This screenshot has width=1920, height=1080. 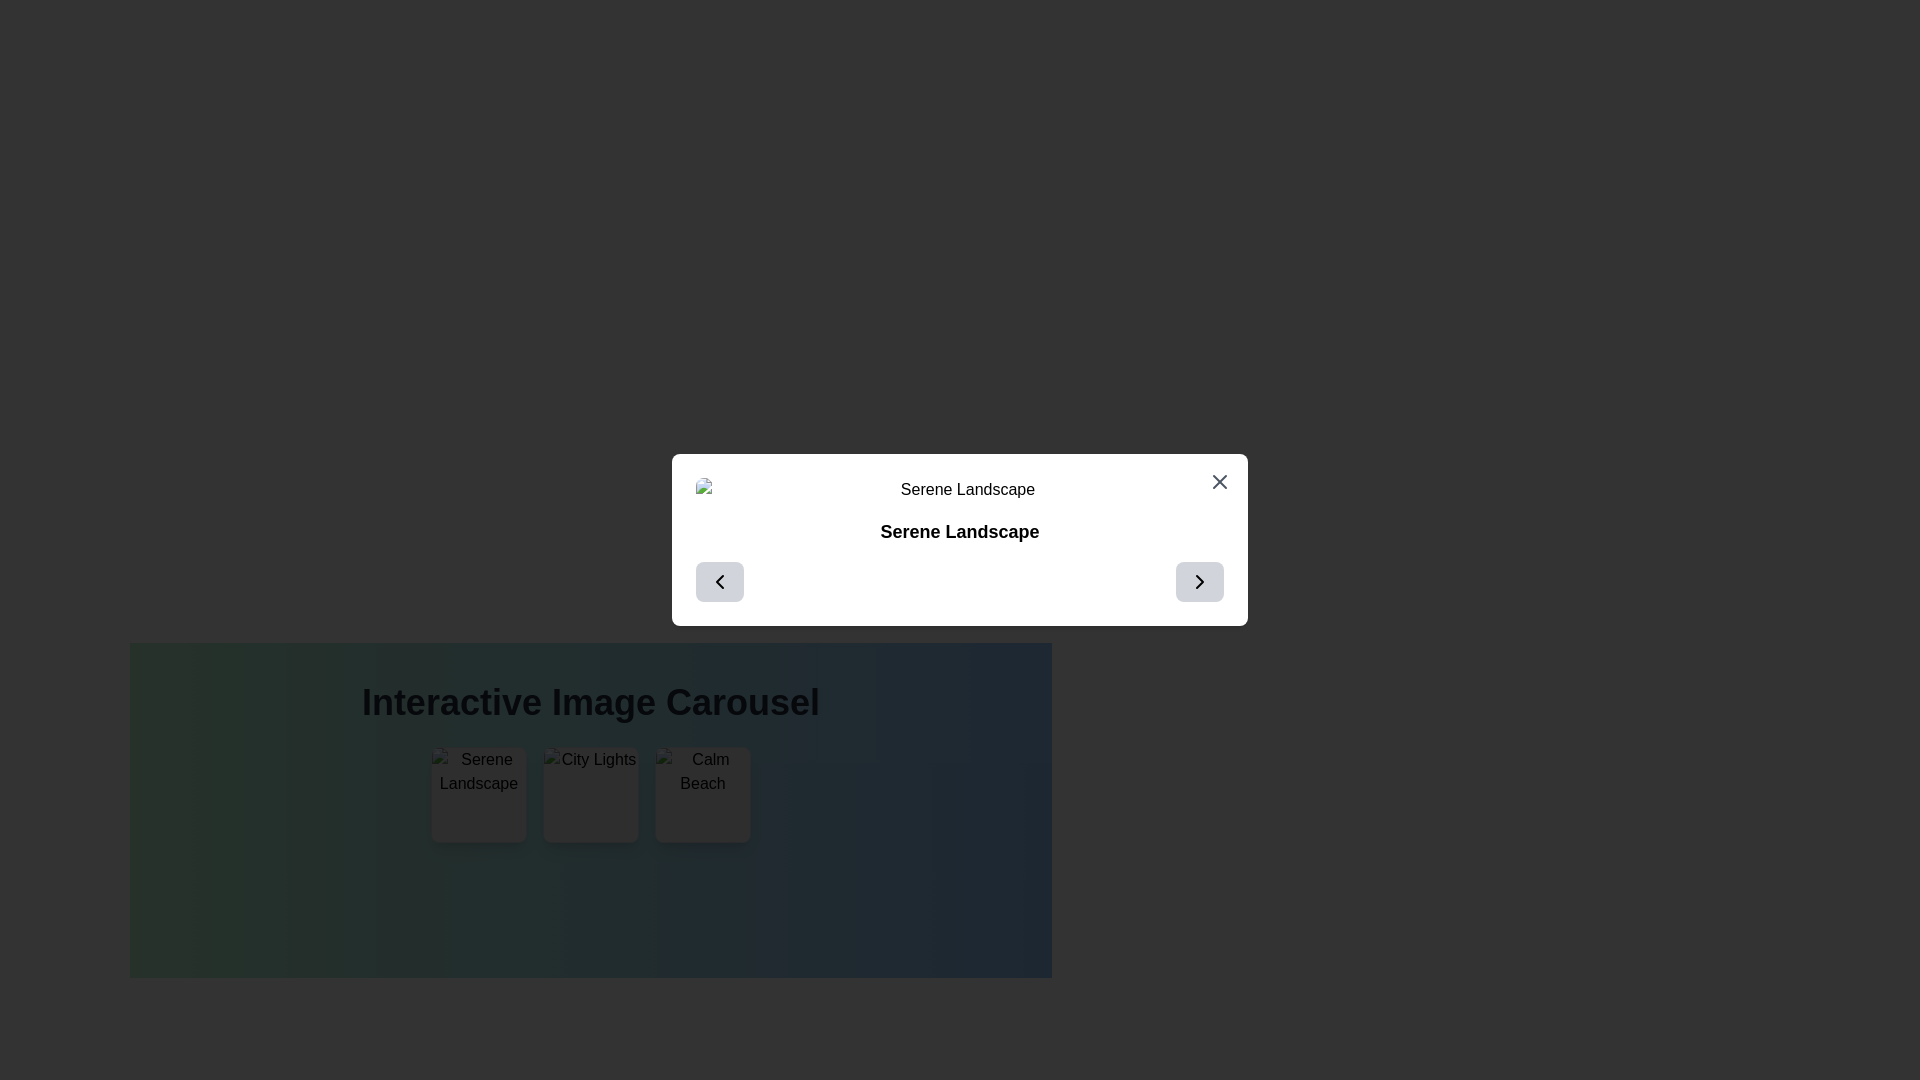 What do you see at coordinates (960, 540) in the screenshot?
I see `the centered modal popup with a white background, rounded corners, and shadowed edges` at bounding box center [960, 540].